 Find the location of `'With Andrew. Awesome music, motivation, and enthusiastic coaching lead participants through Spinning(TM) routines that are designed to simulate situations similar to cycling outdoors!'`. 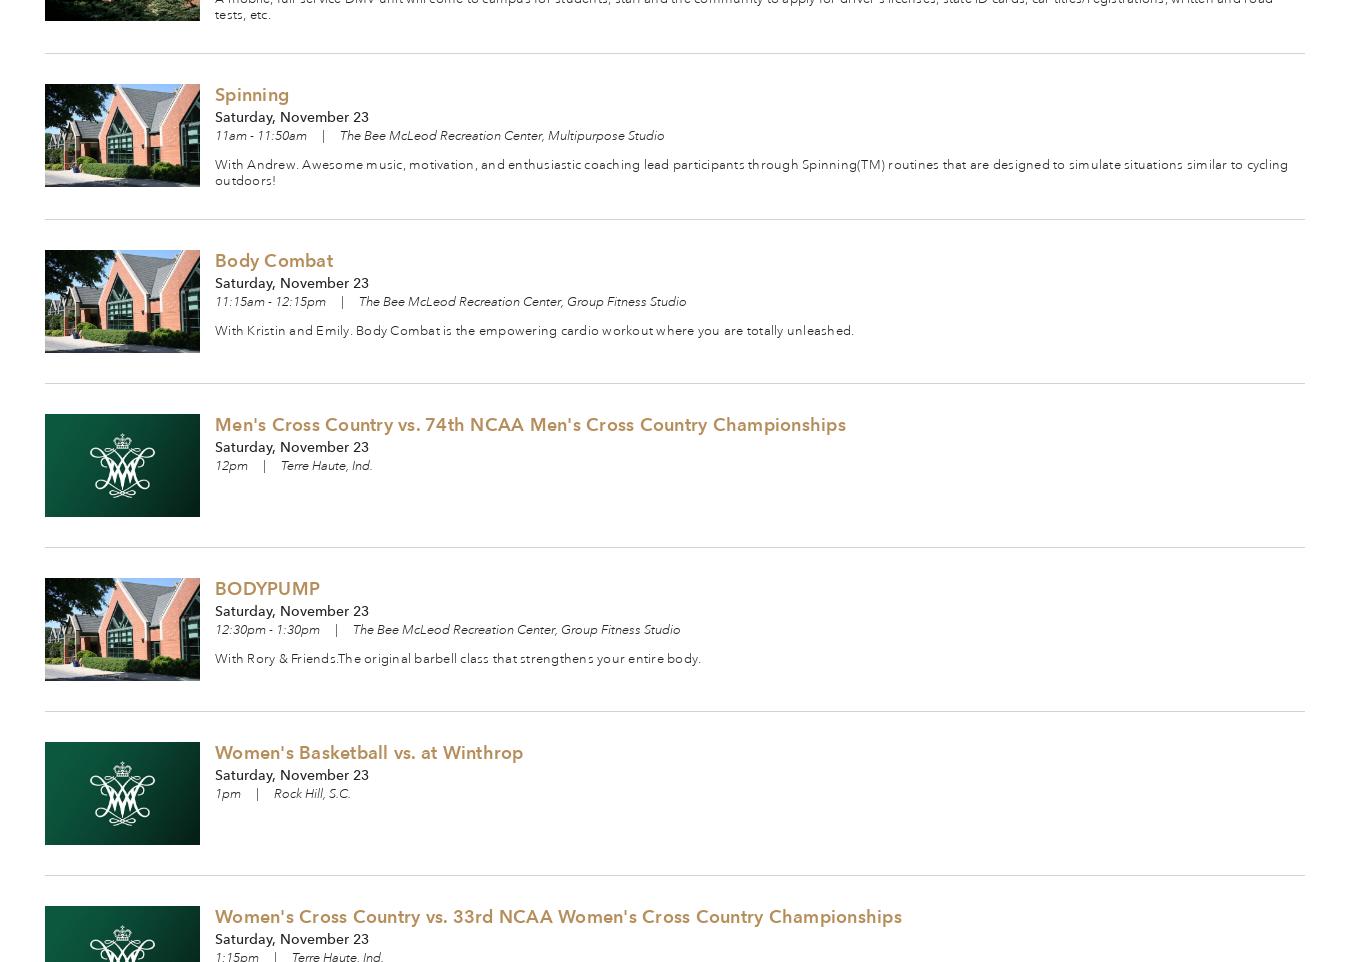

'With Andrew. Awesome music, motivation, and enthusiastic coaching lead participants through Spinning(TM) routines that are designed to simulate situations similar to cycling outdoors!' is located at coordinates (750, 172).